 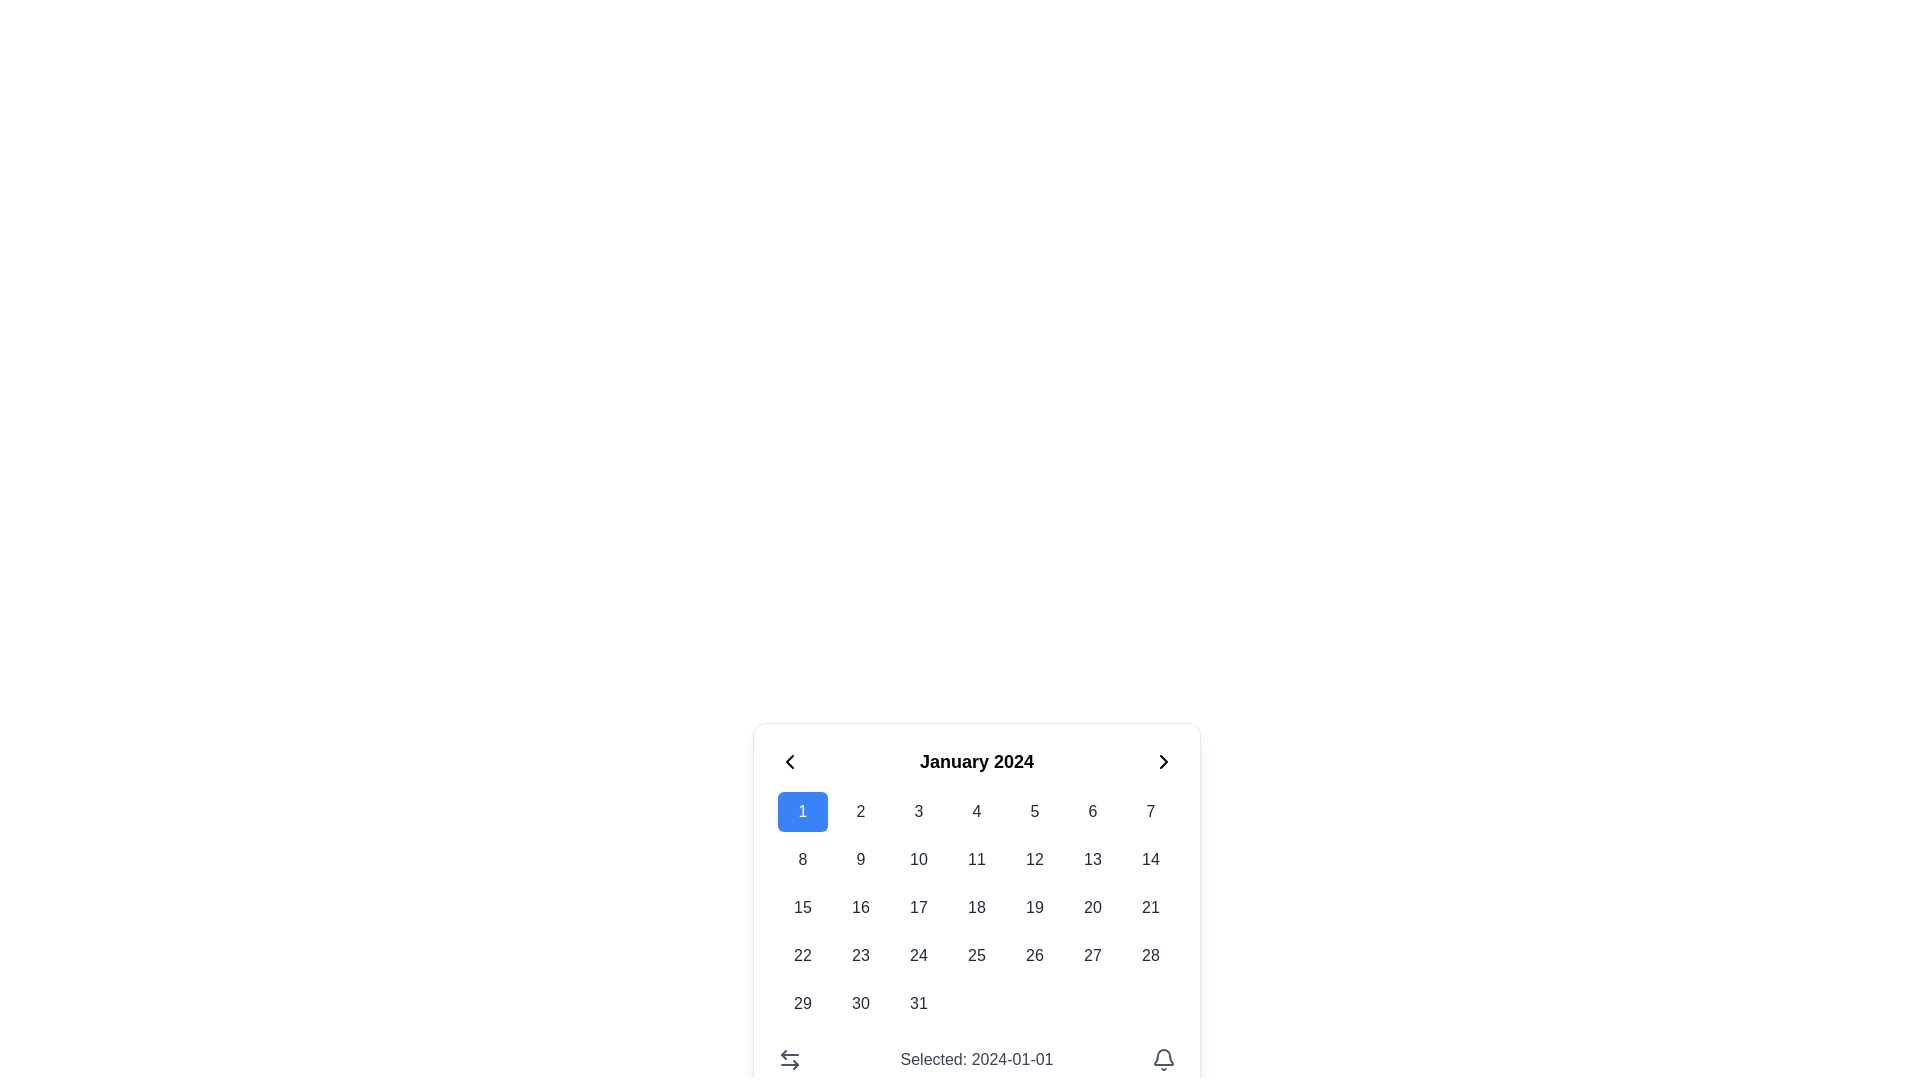 I want to click on the Calendar day button for January 16th, 2024, so click(x=860, y=907).